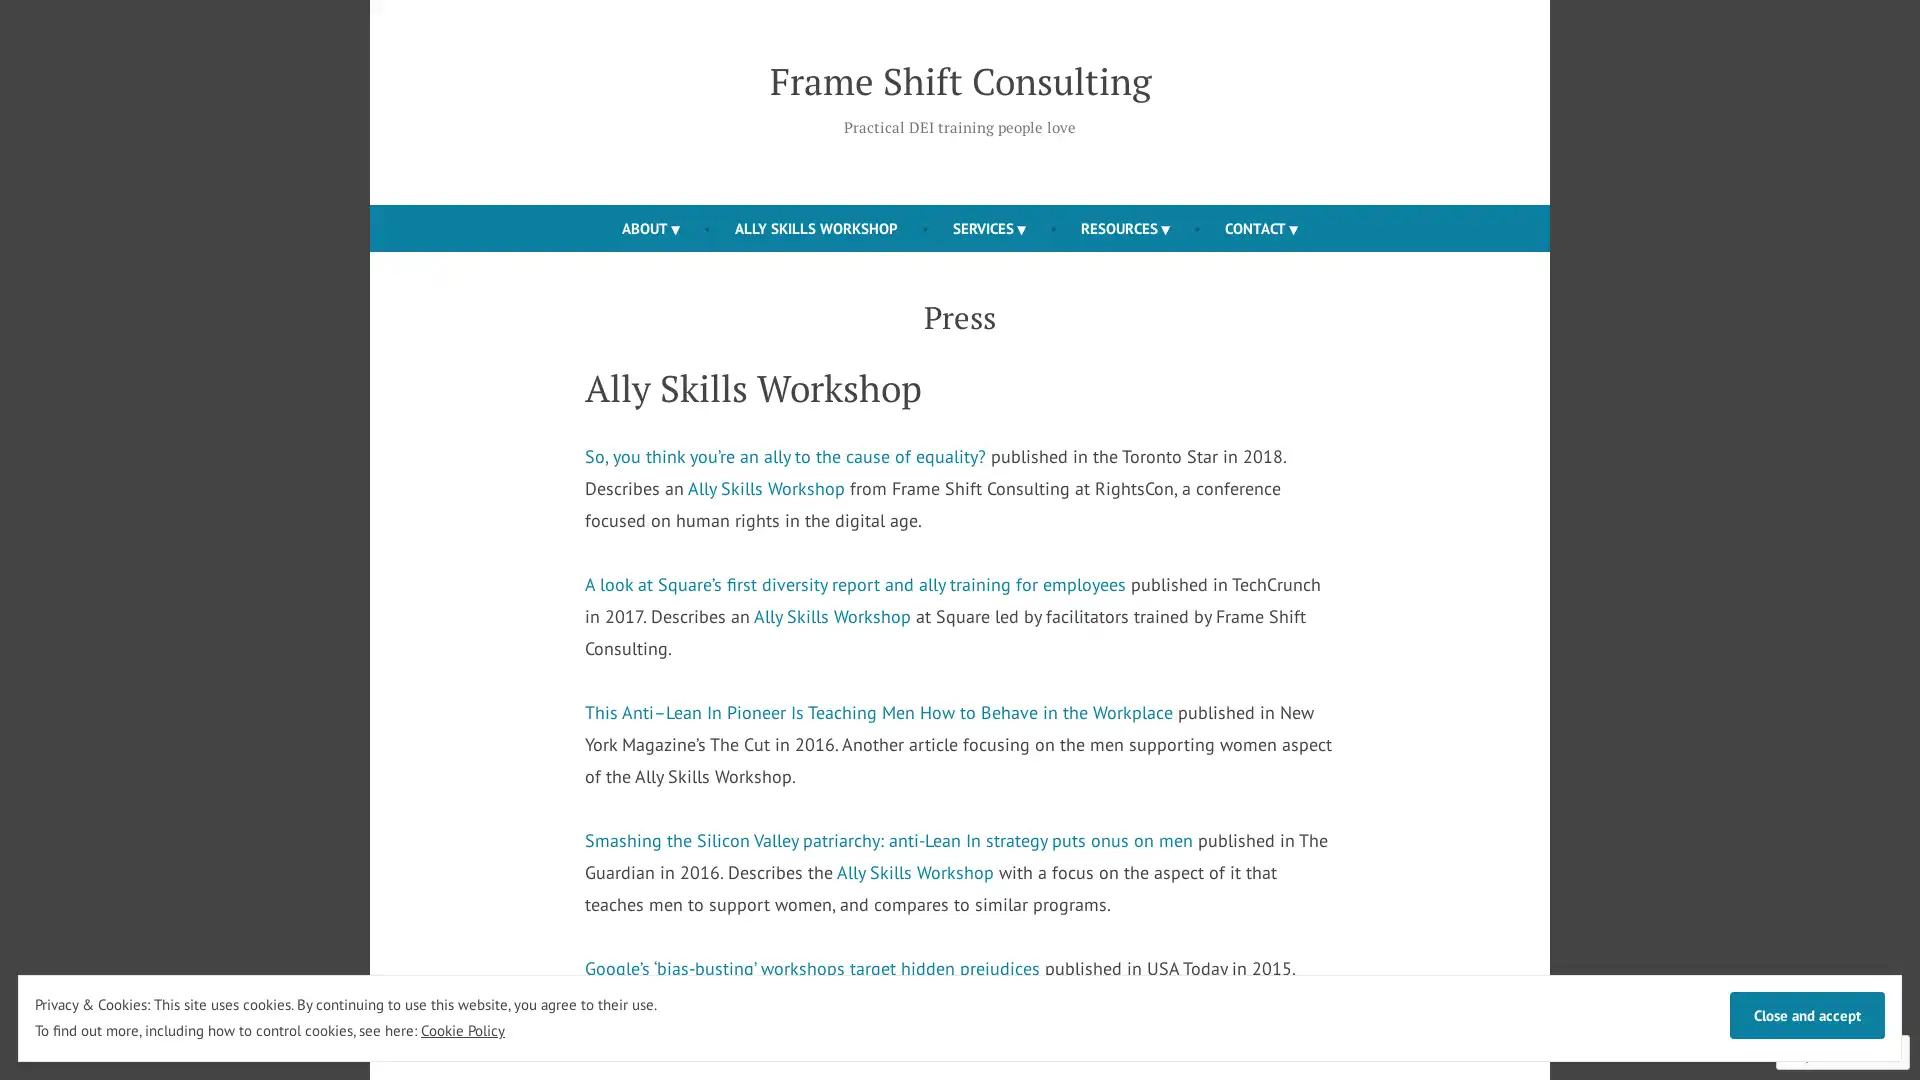  Describe the element at coordinates (1807, 1014) in the screenshot. I see `Close and accept` at that location.